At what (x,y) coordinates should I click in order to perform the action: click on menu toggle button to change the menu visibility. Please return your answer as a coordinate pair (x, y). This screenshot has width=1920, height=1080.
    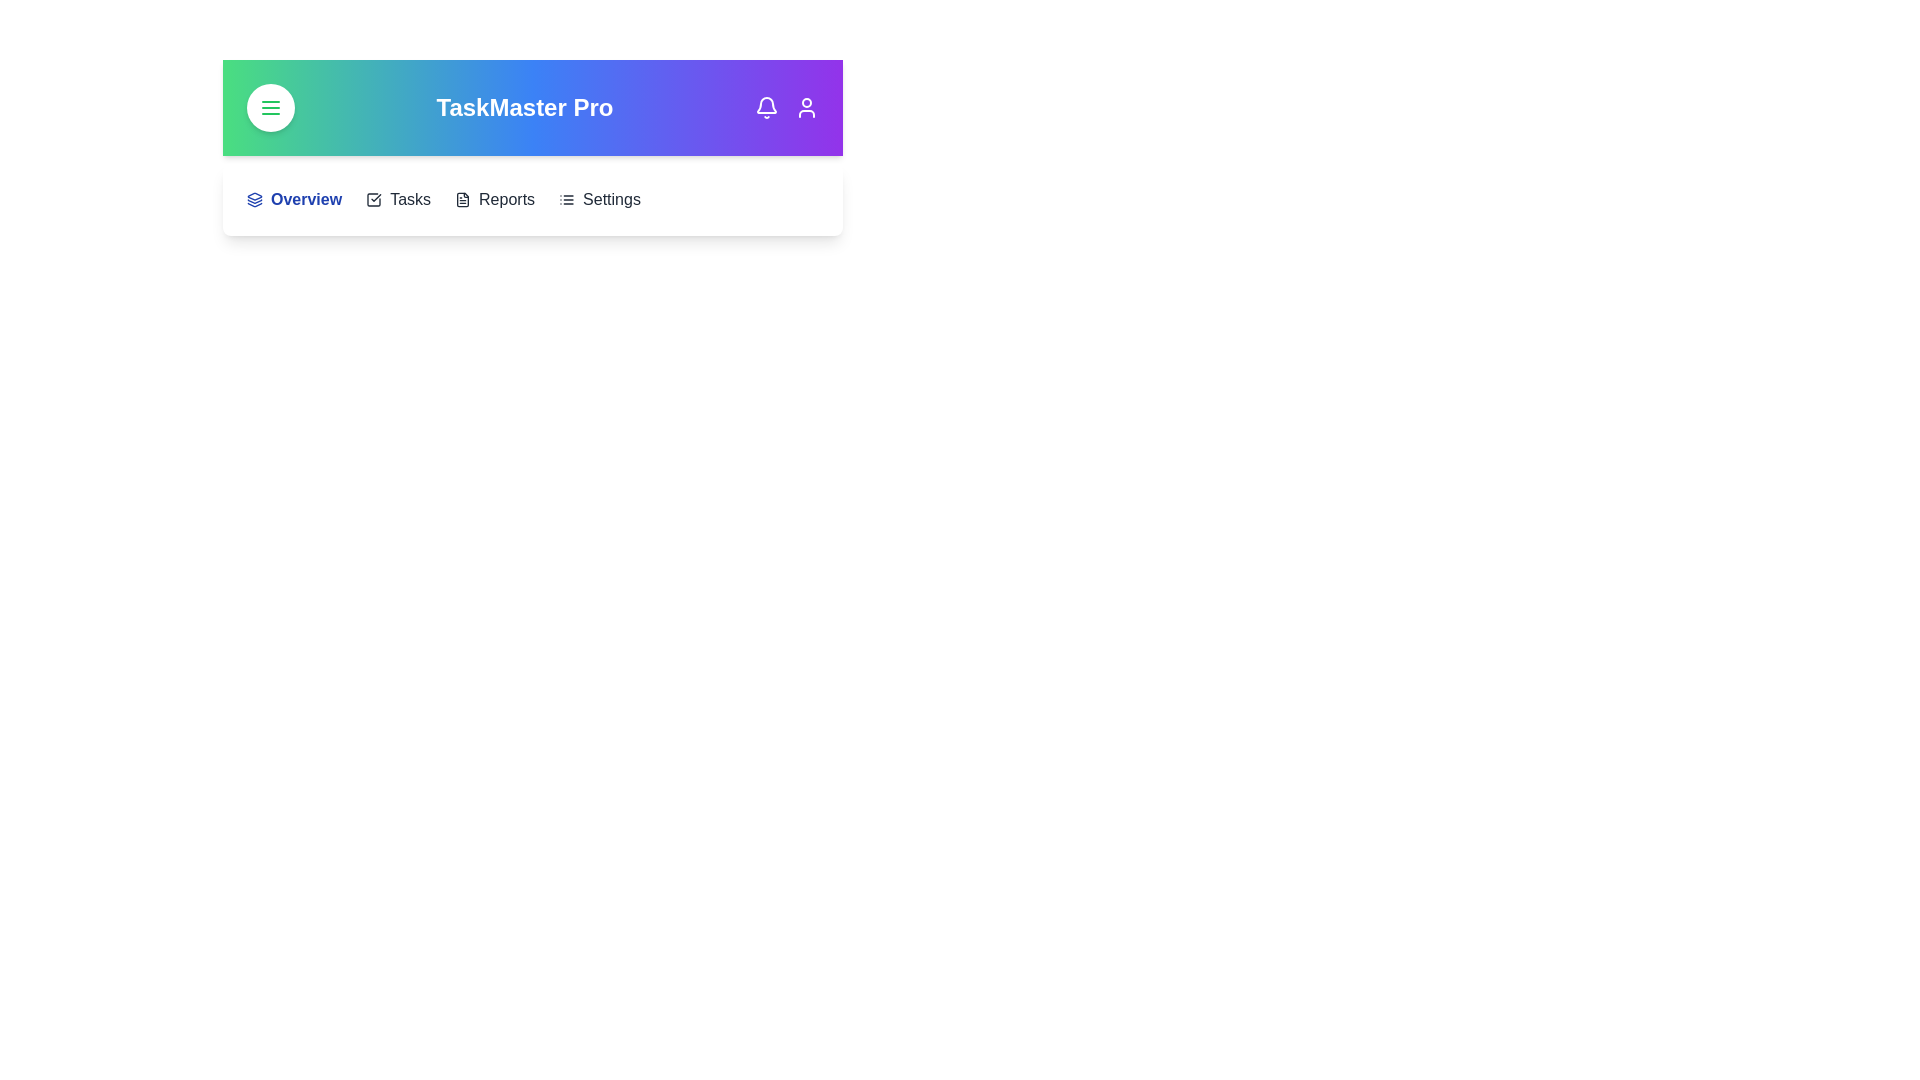
    Looking at the image, I should click on (269, 108).